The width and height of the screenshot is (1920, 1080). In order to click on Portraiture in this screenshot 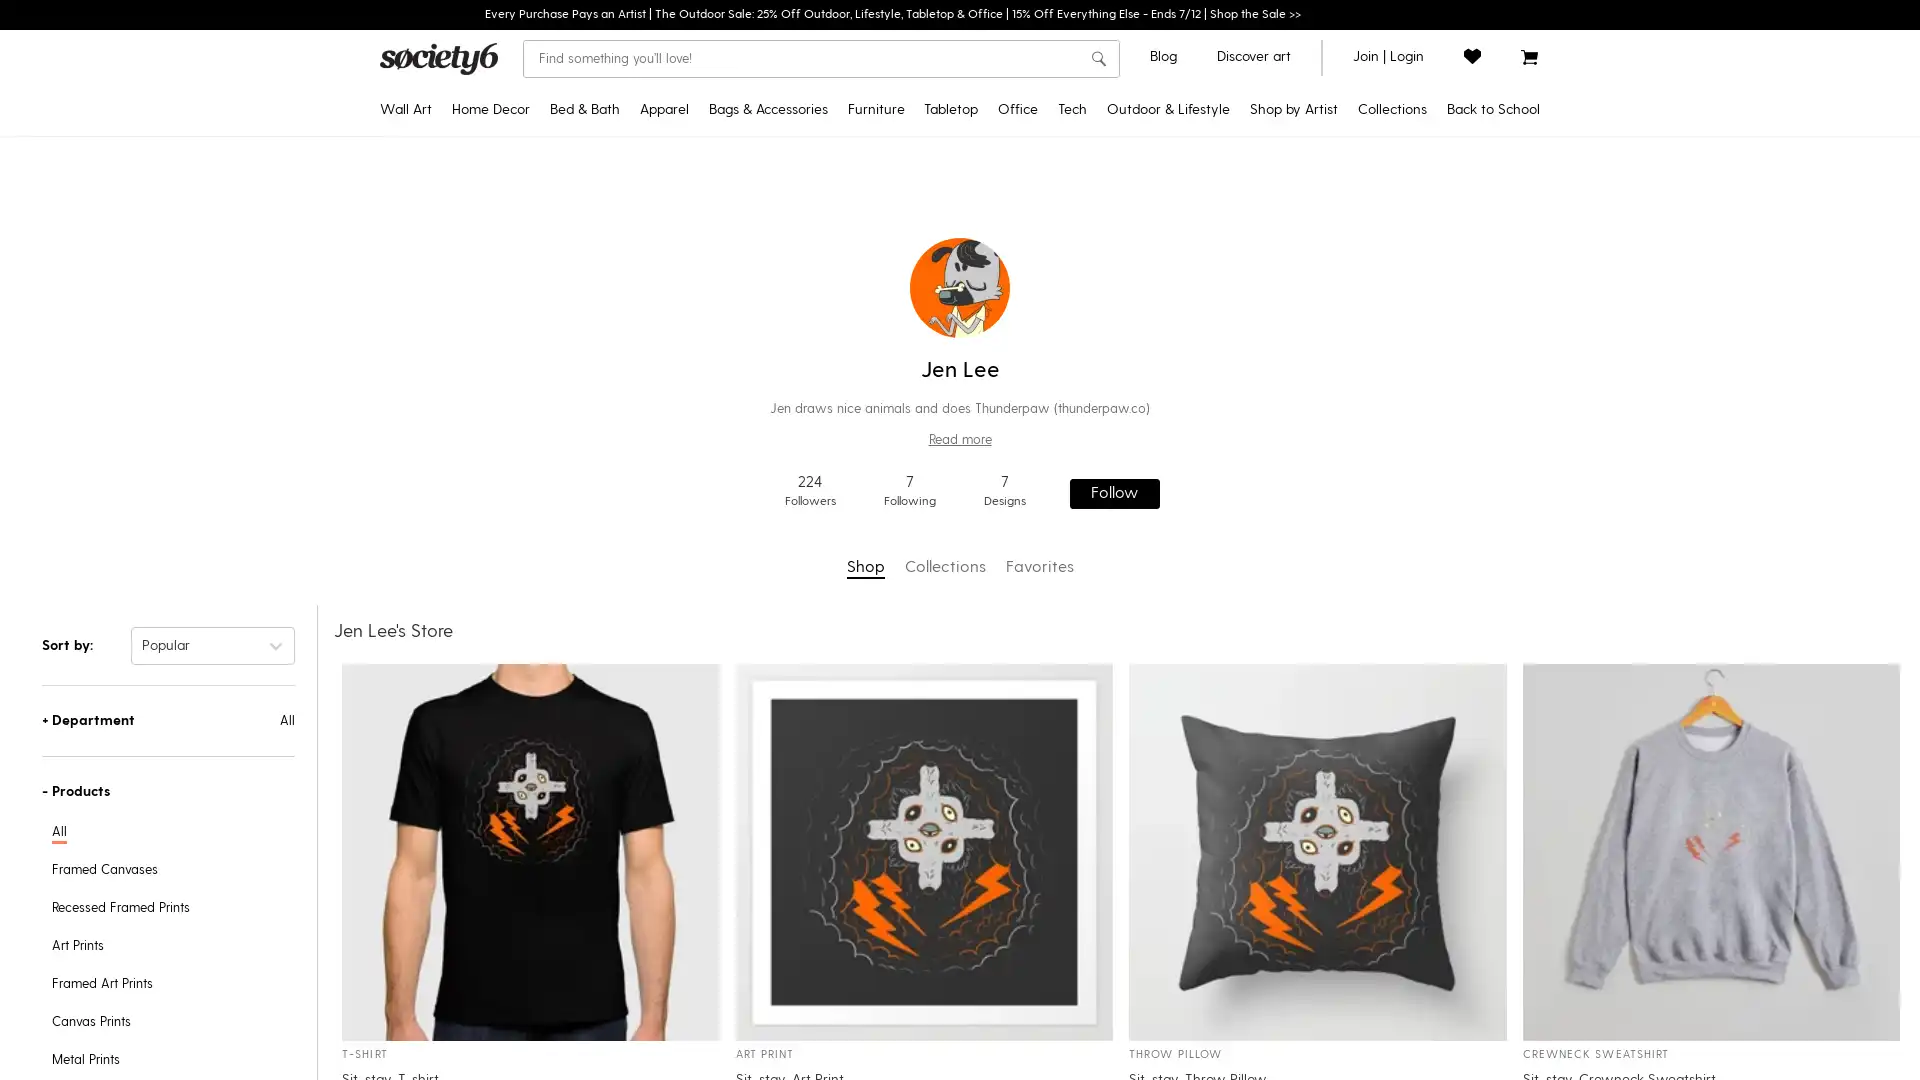, I will do `click(1318, 386)`.